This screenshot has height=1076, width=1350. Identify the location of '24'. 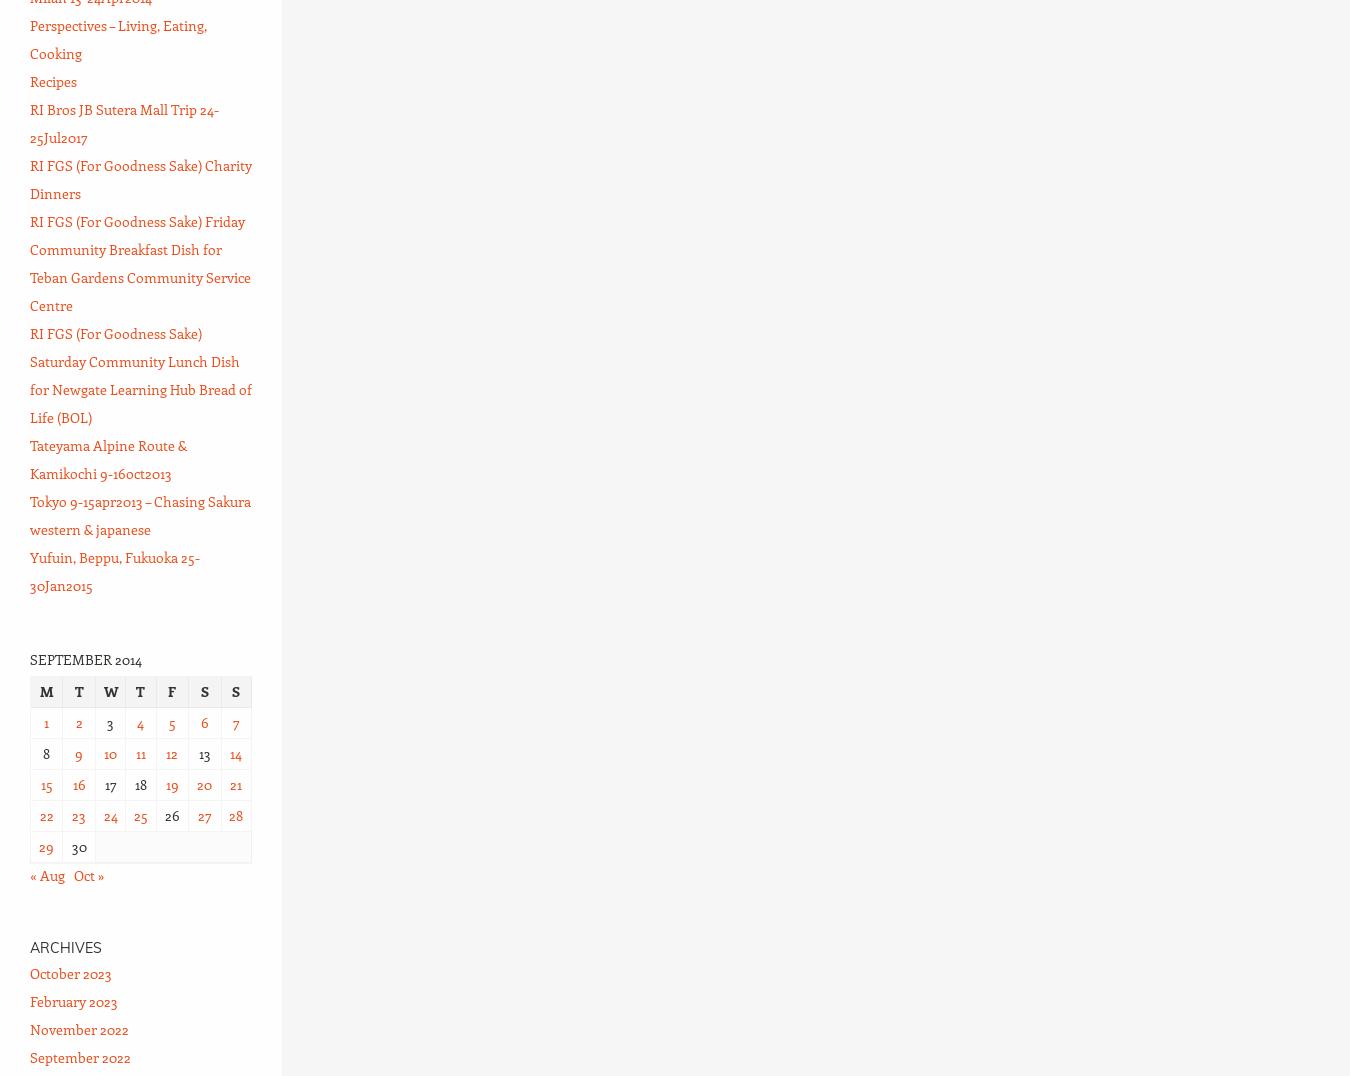
(109, 813).